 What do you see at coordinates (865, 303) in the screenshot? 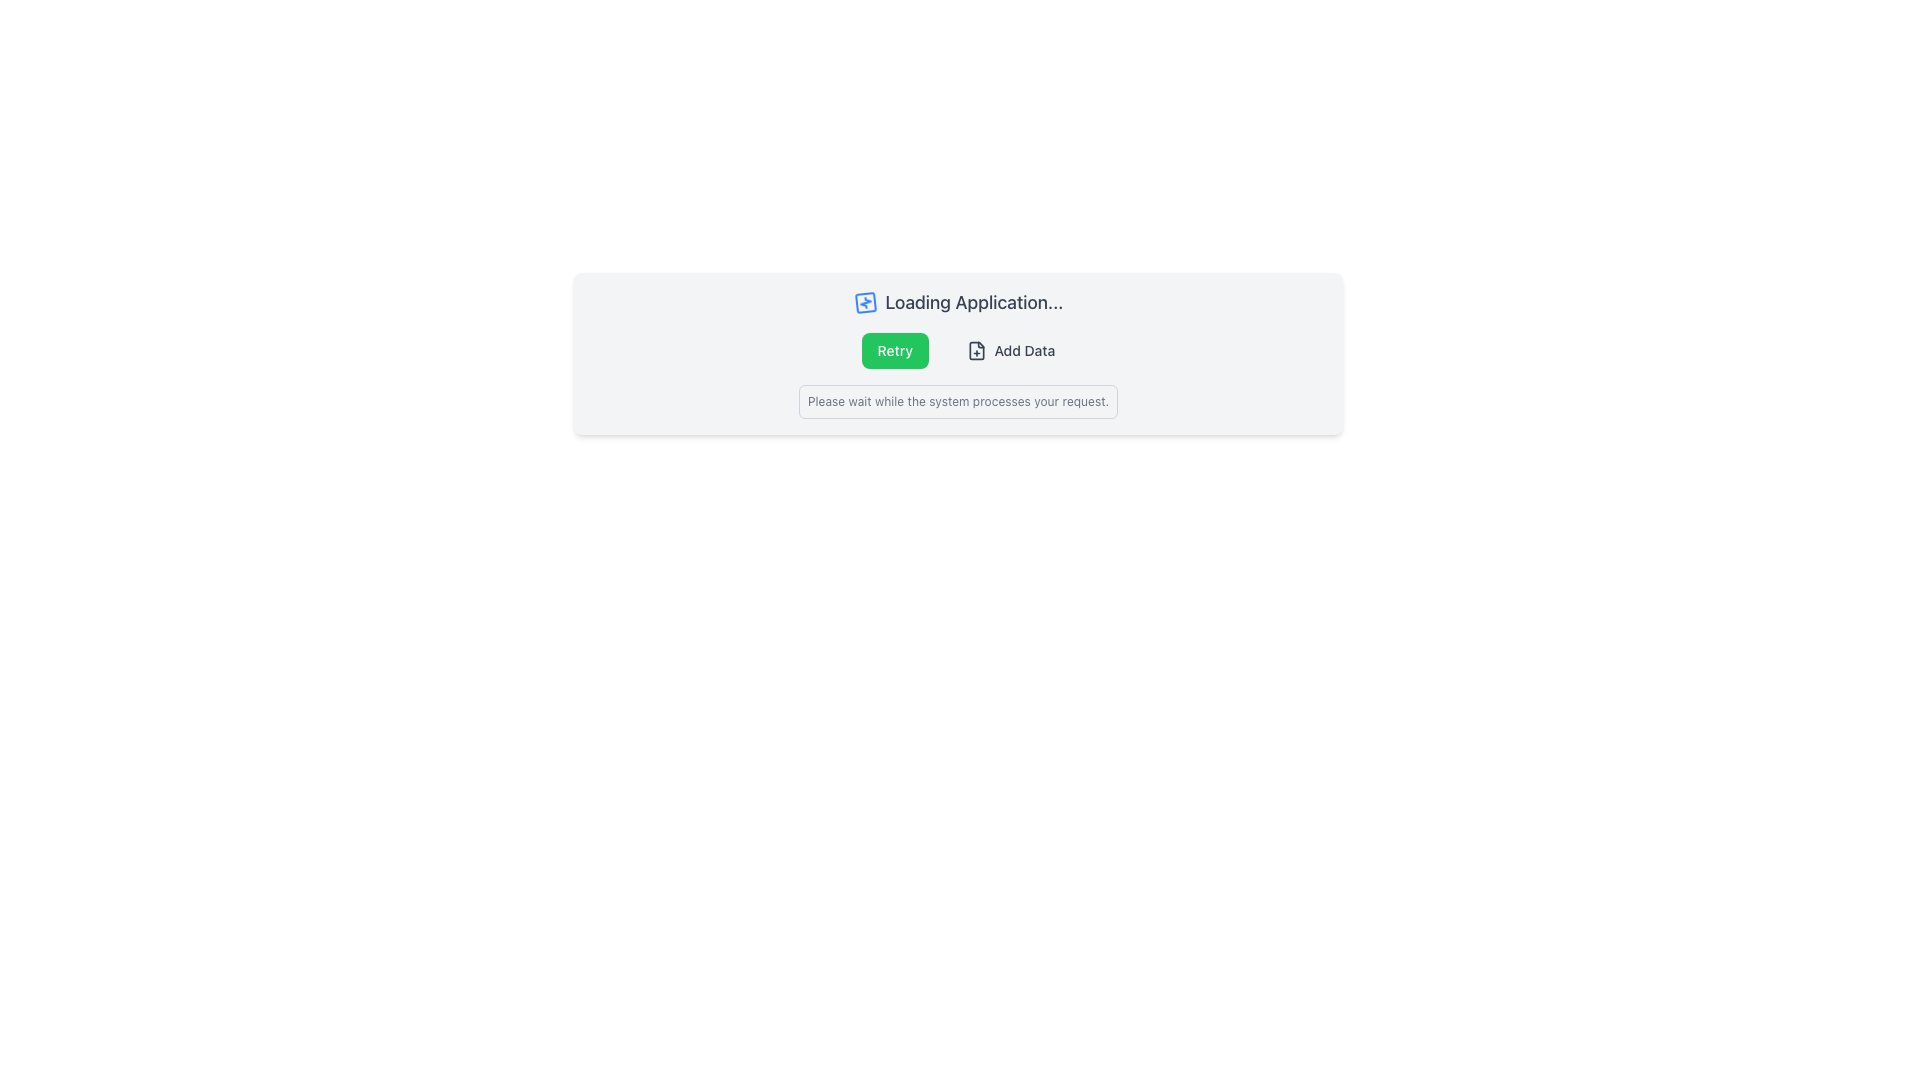
I see `the small, rounded-corner square loading indicator part, which is styled as part of a spinner or loading icon, located near the text 'Loading Application...'` at bounding box center [865, 303].